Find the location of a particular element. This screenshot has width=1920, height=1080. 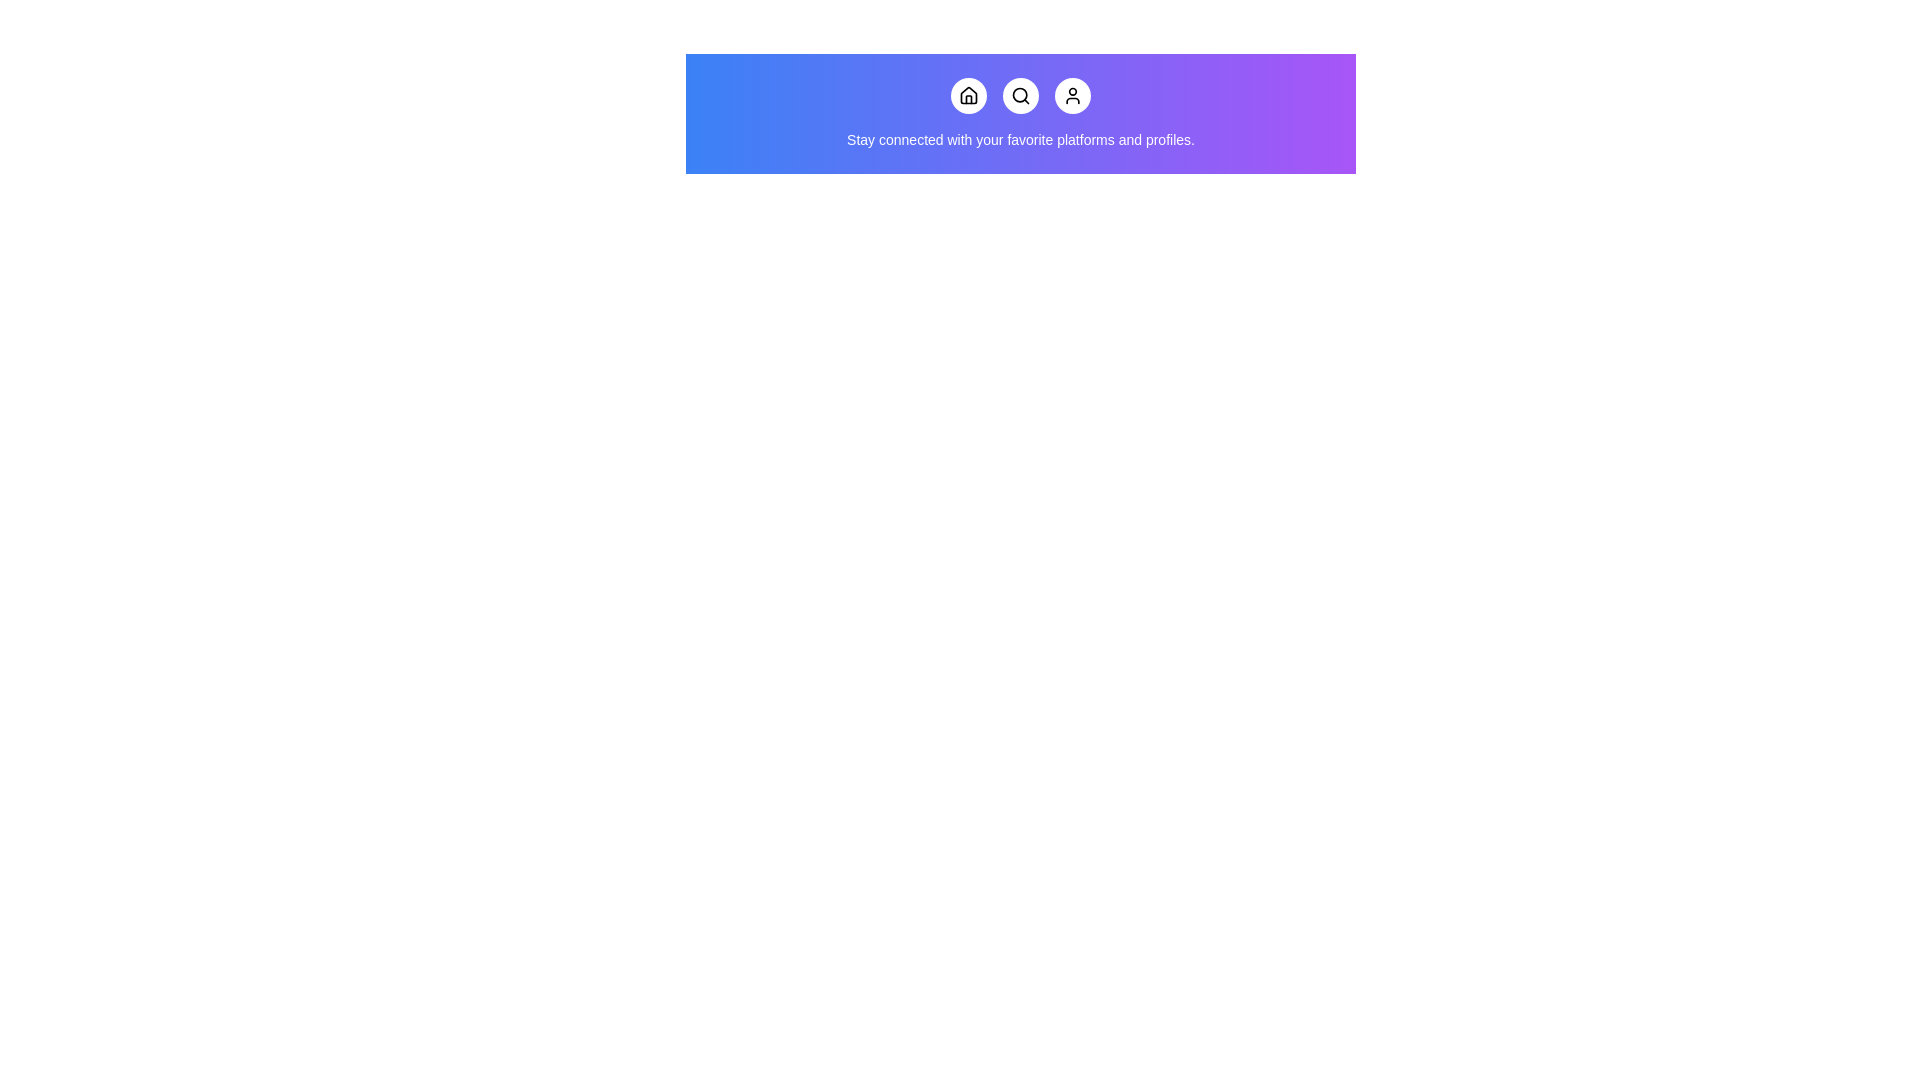

the informational static text label located below the circular icons for Home, Search, and Profile, which encourages user engagement with favorite platforms and profiles is located at coordinates (1021, 138).